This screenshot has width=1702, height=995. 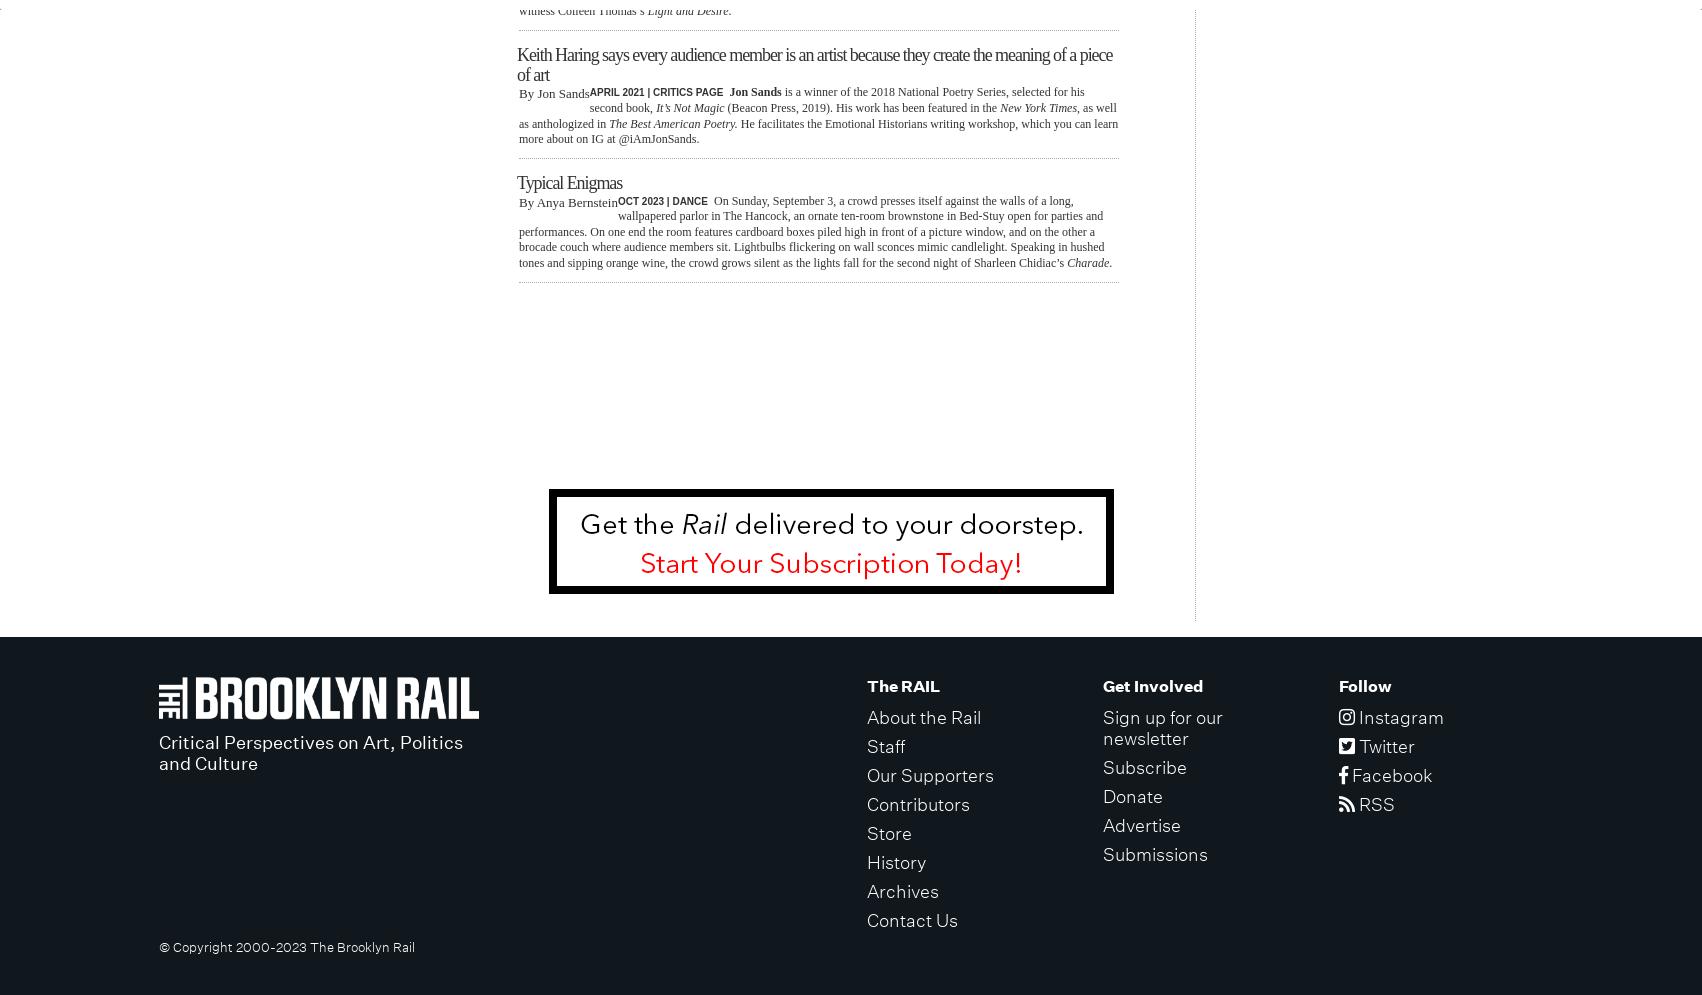 I want to click on 'By Jon Sands', so click(x=553, y=93).